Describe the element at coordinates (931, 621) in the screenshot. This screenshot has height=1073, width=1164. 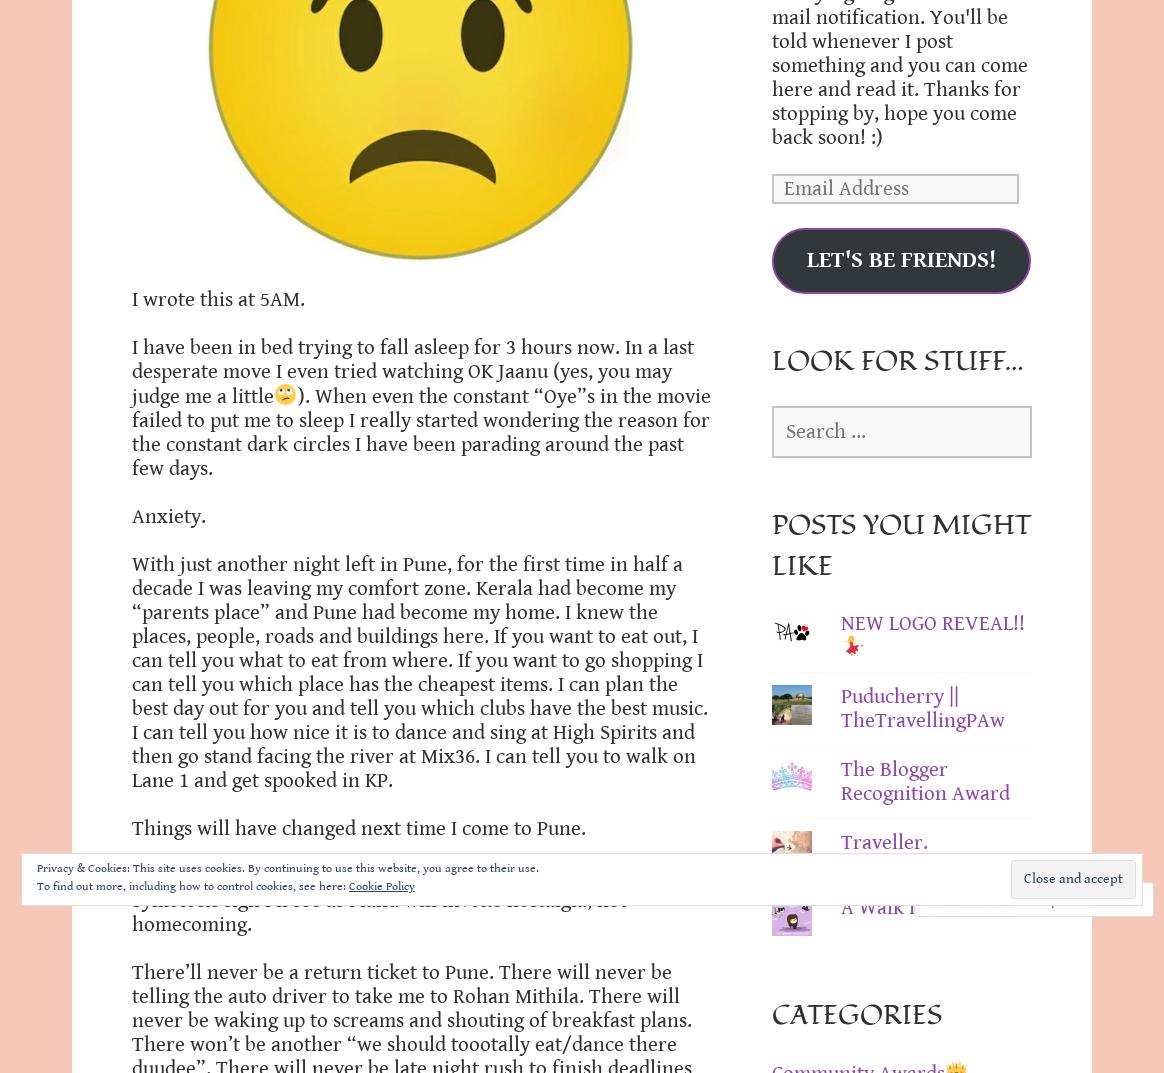
I see `'NEW LOGO REVEAL!!'` at that location.